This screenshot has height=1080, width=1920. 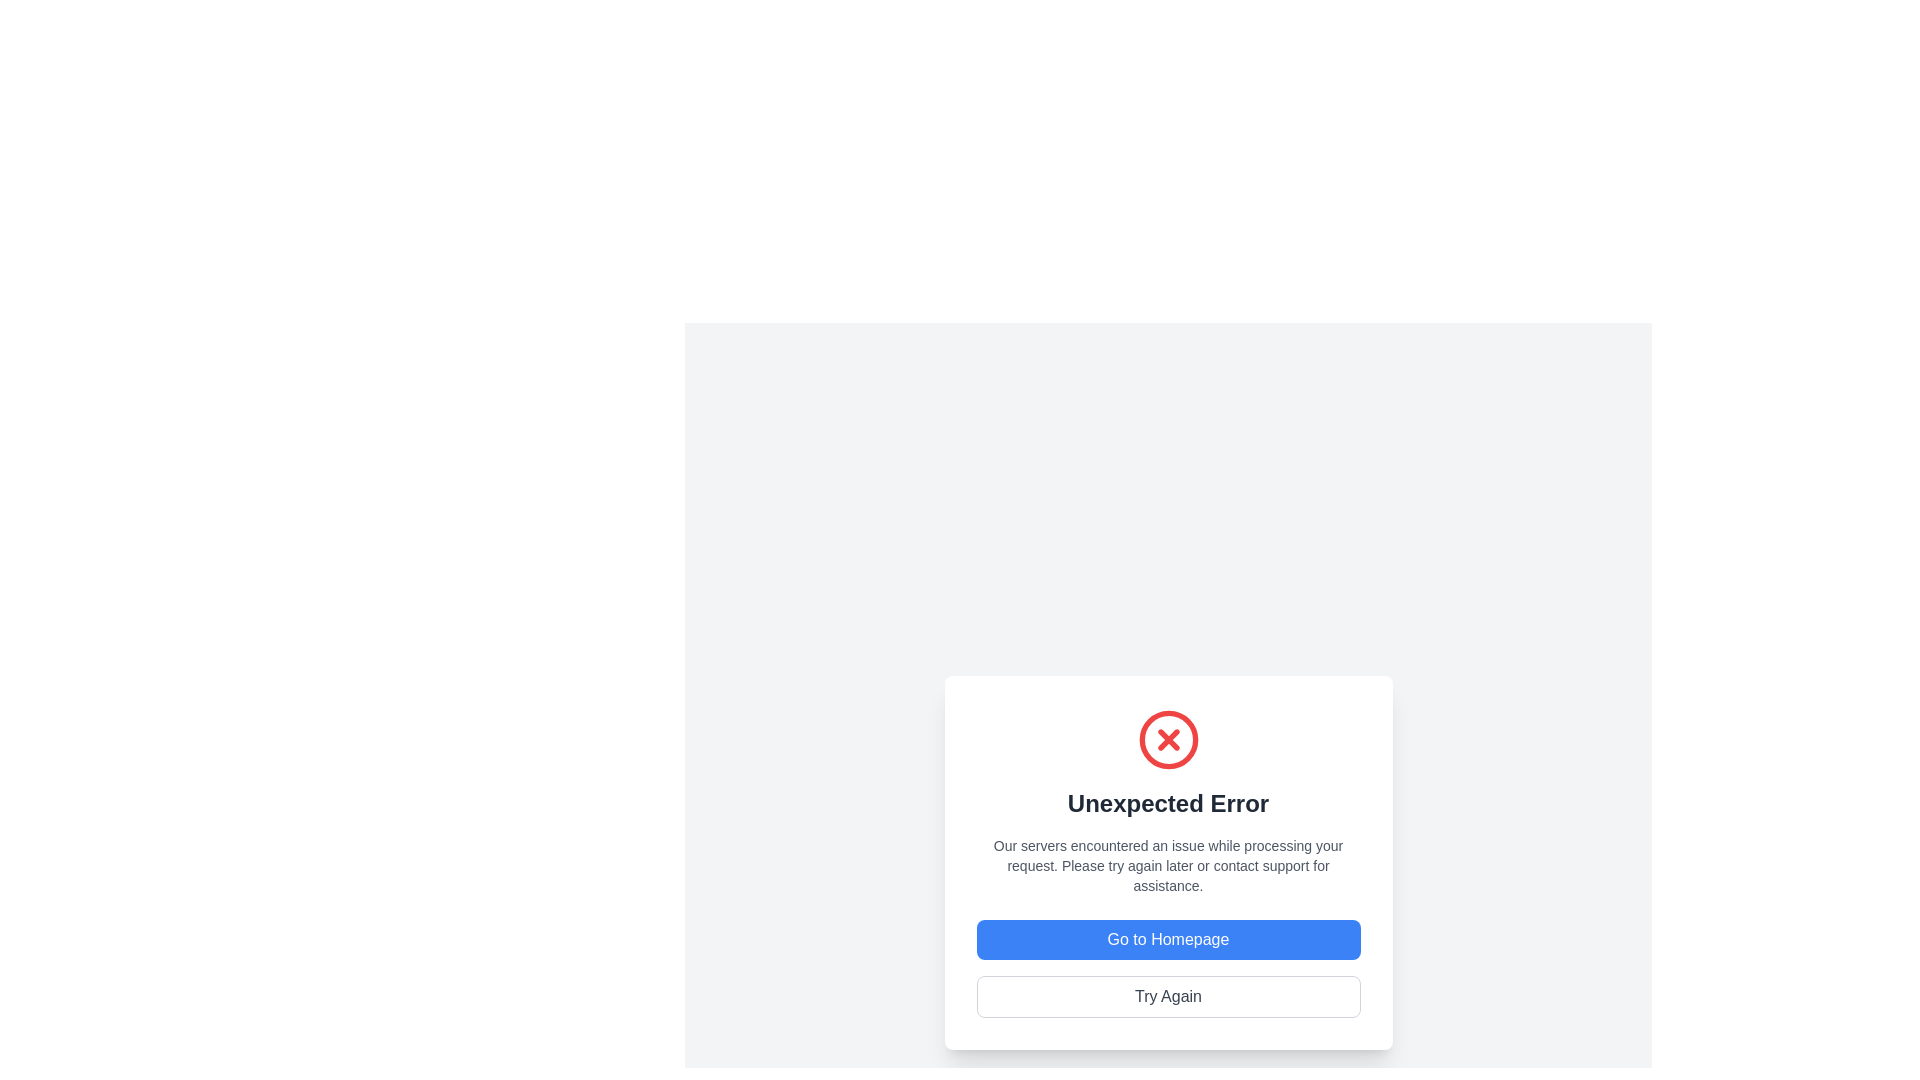 I want to click on the graphical icon represented by two thick intersecting lines forming an 'X', which symbolizes a close or error indication, located at the center of the error card above the error message text, so click(x=1168, y=740).